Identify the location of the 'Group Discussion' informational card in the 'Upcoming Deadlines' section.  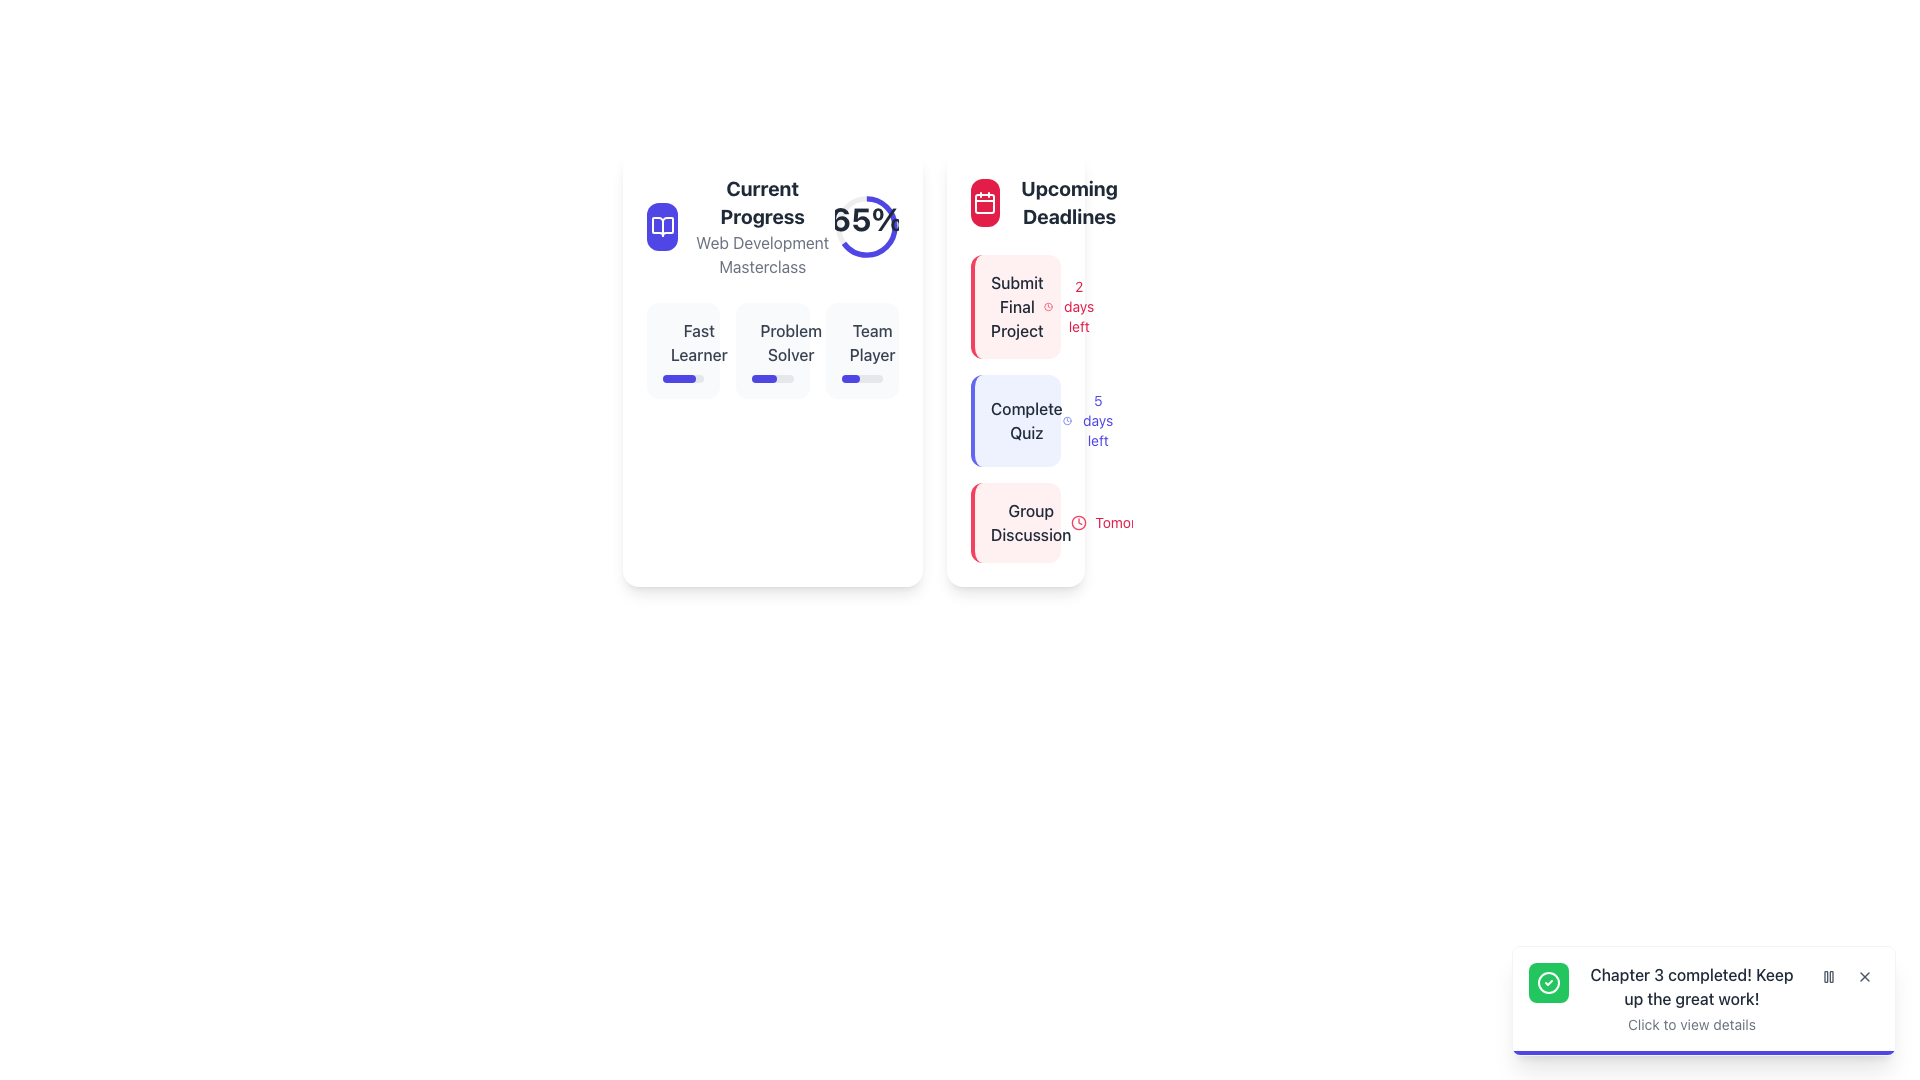
(1017, 522).